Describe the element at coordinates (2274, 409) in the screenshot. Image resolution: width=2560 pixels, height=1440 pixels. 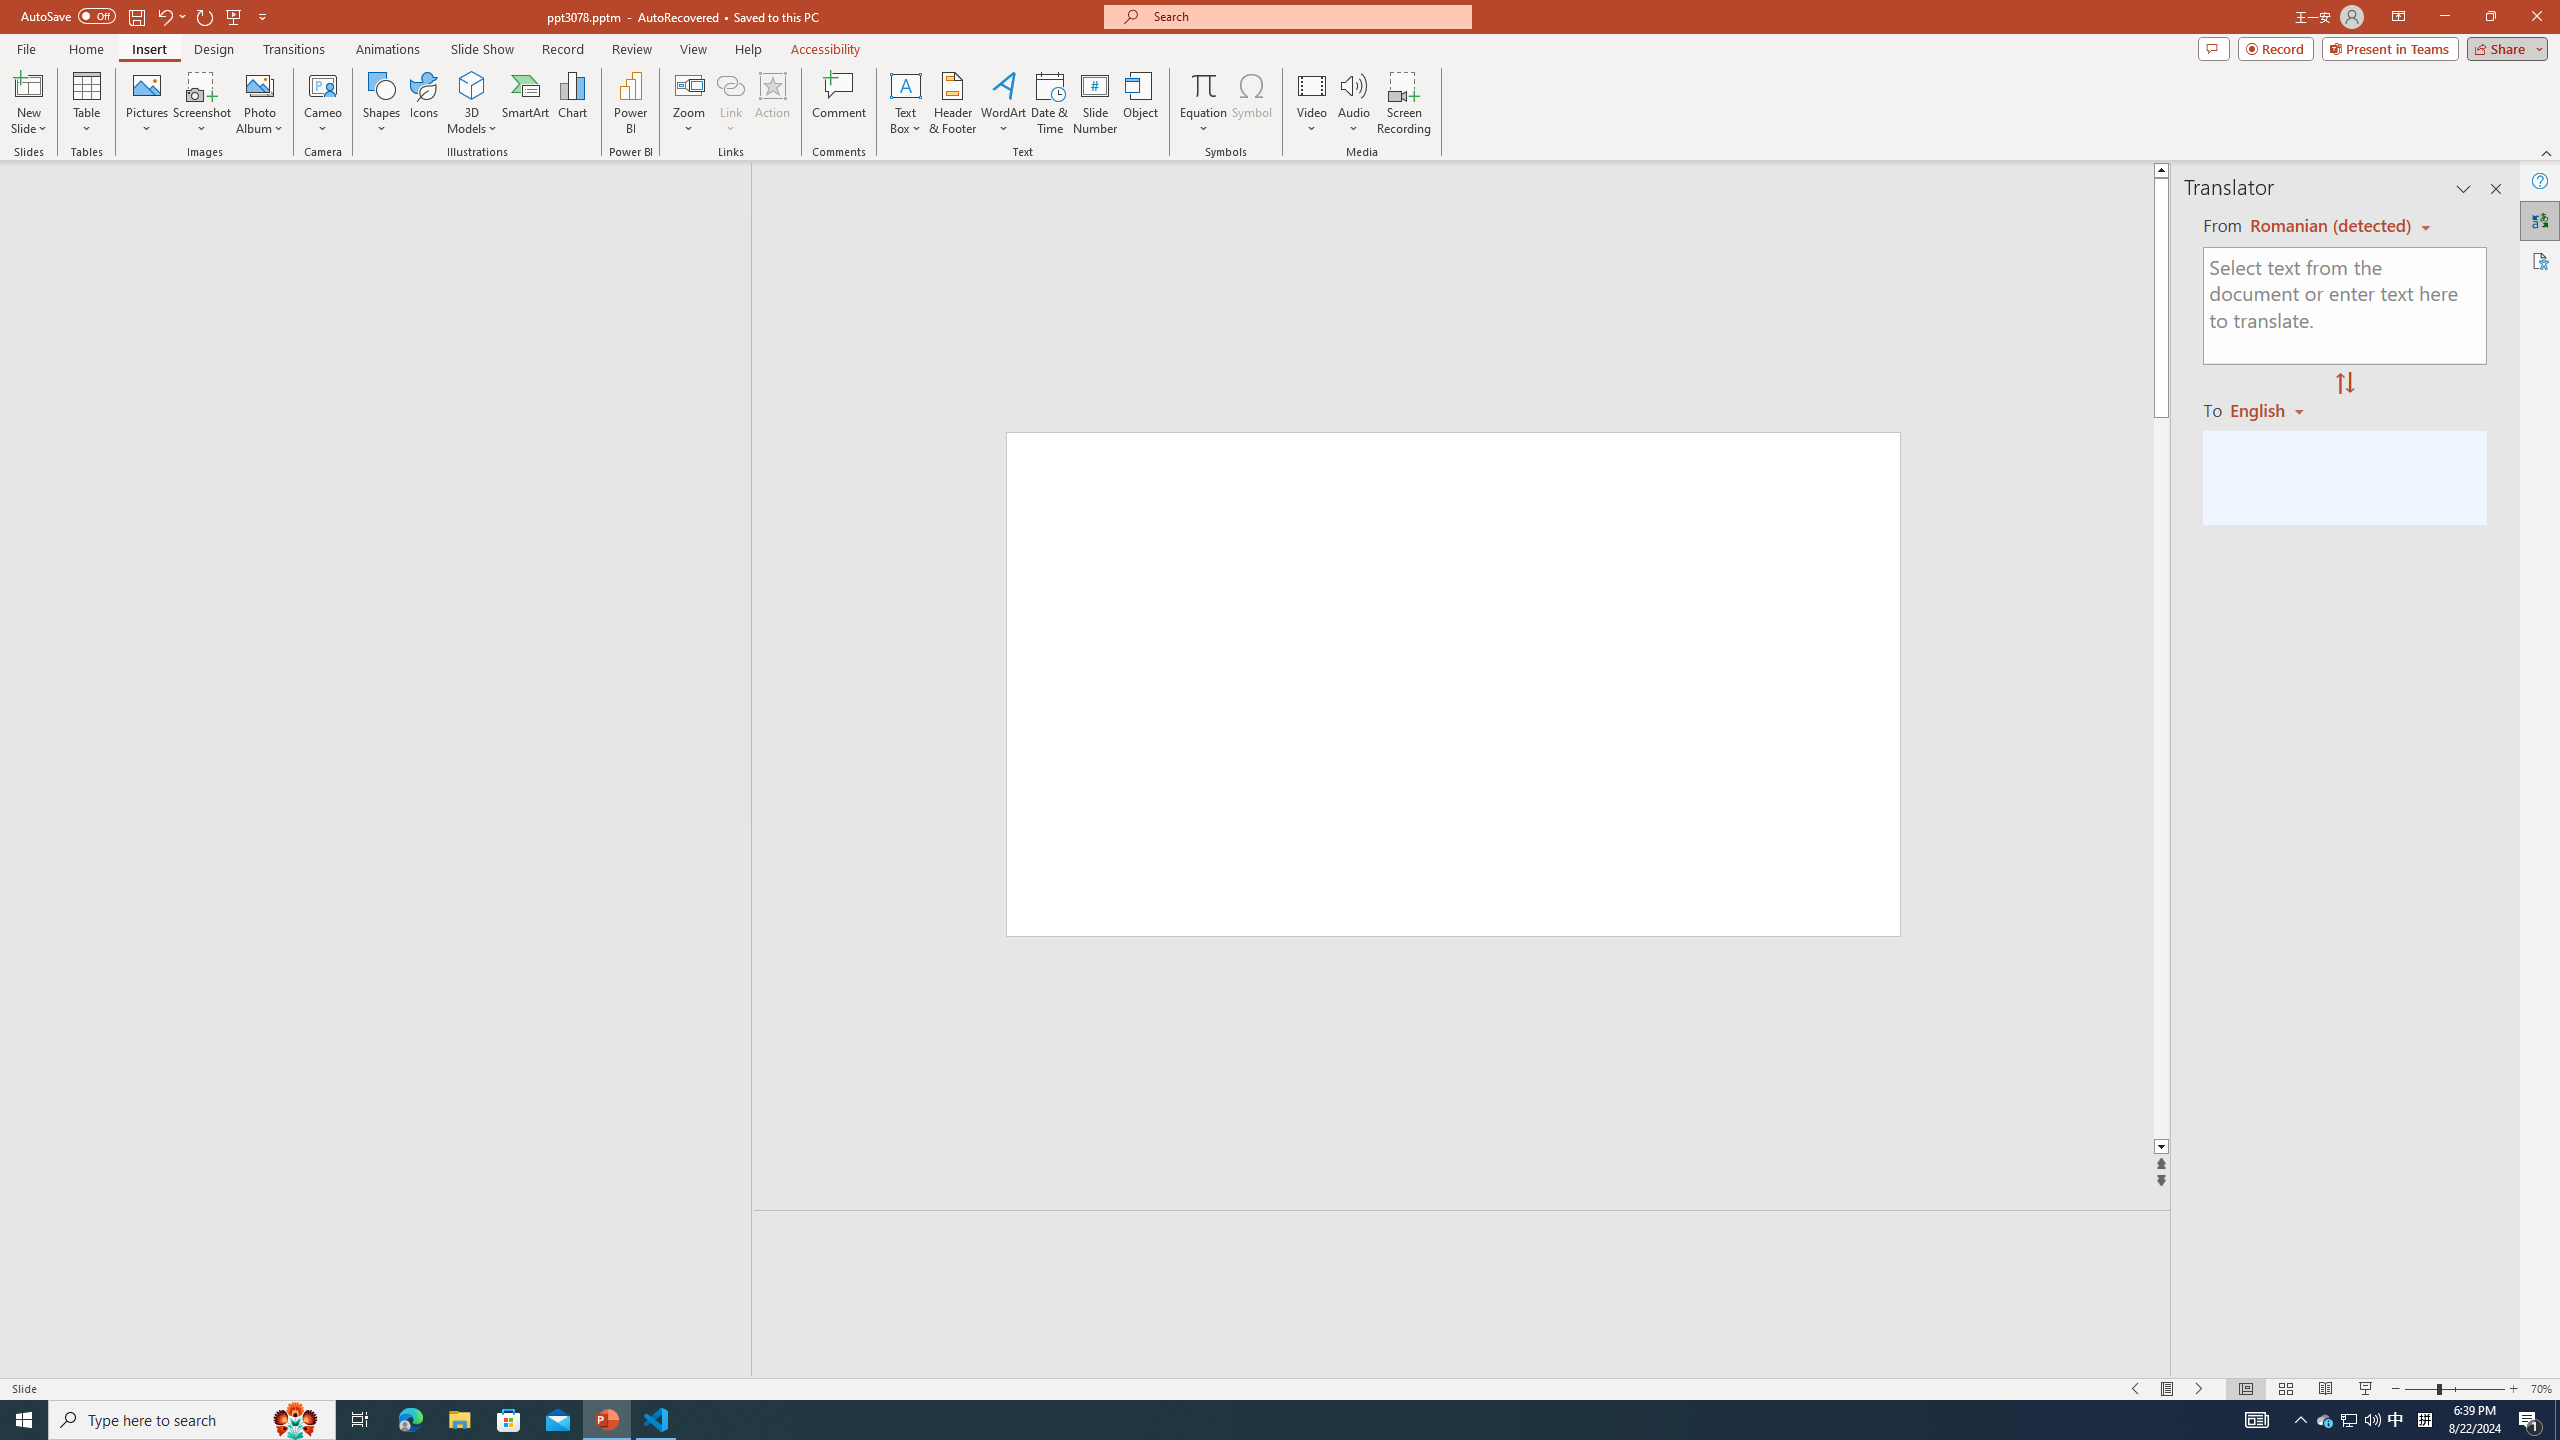
I see `'Romanian'` at that location.